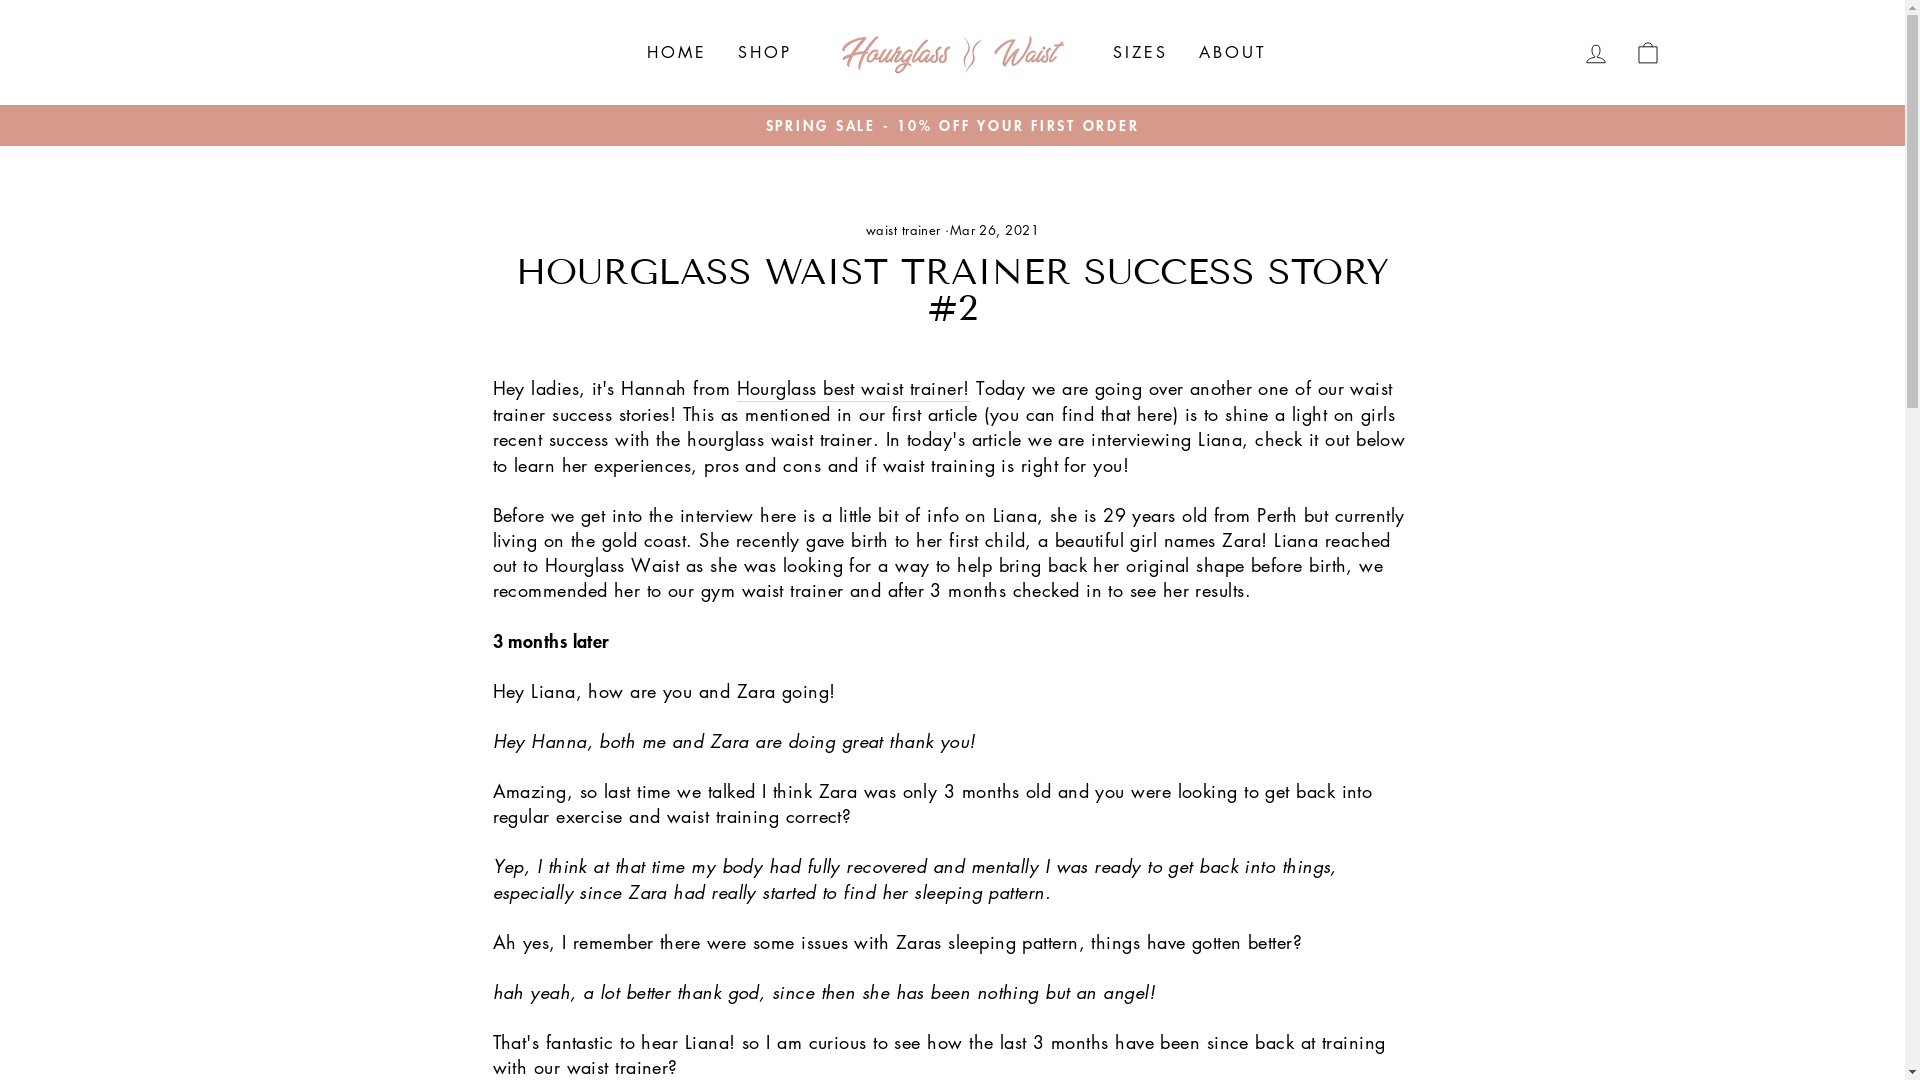 Image resolution: width=1920 pixels, height=1080 pixels. I want to click on 'SHOP', so click(764, 51).